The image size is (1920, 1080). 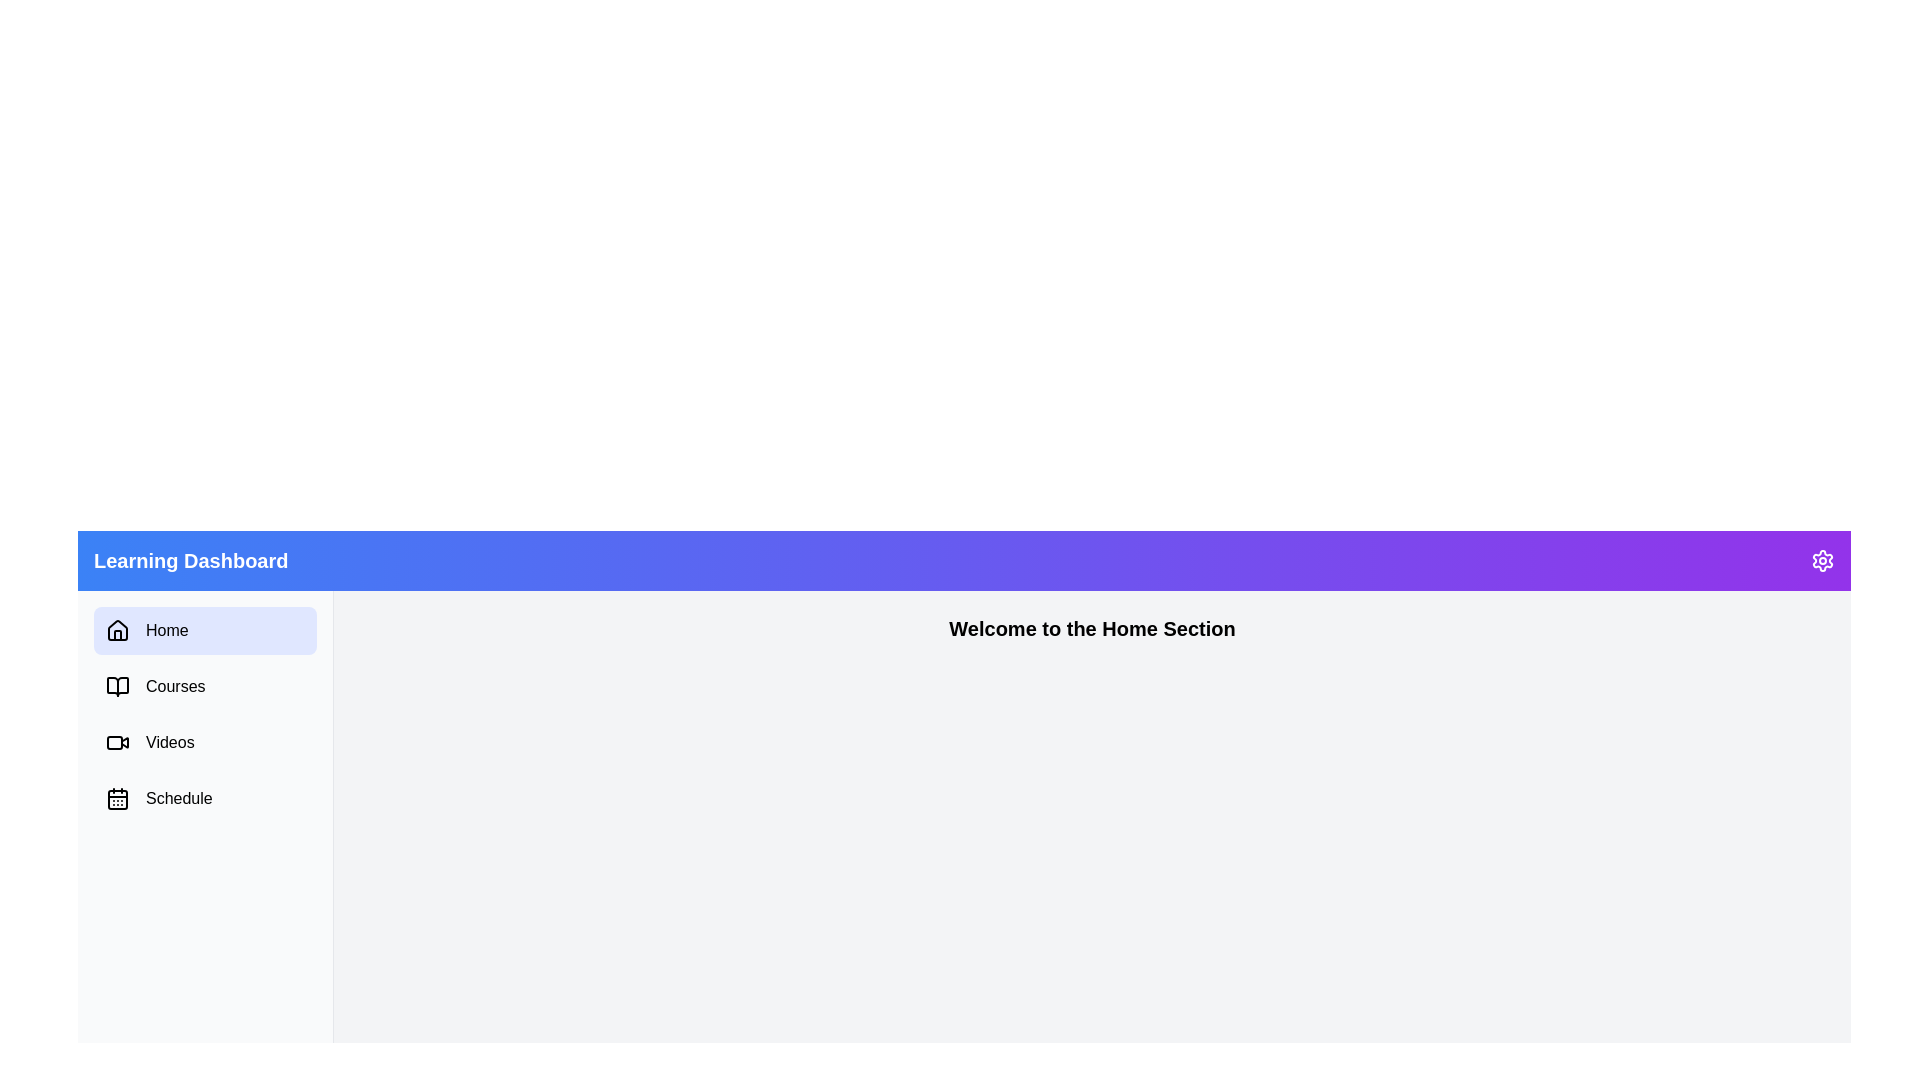 I want to click on text content of the header titled 'Home Section', which is positioned in the center of the main content area directly below the header, so click(x=1091, y=627).